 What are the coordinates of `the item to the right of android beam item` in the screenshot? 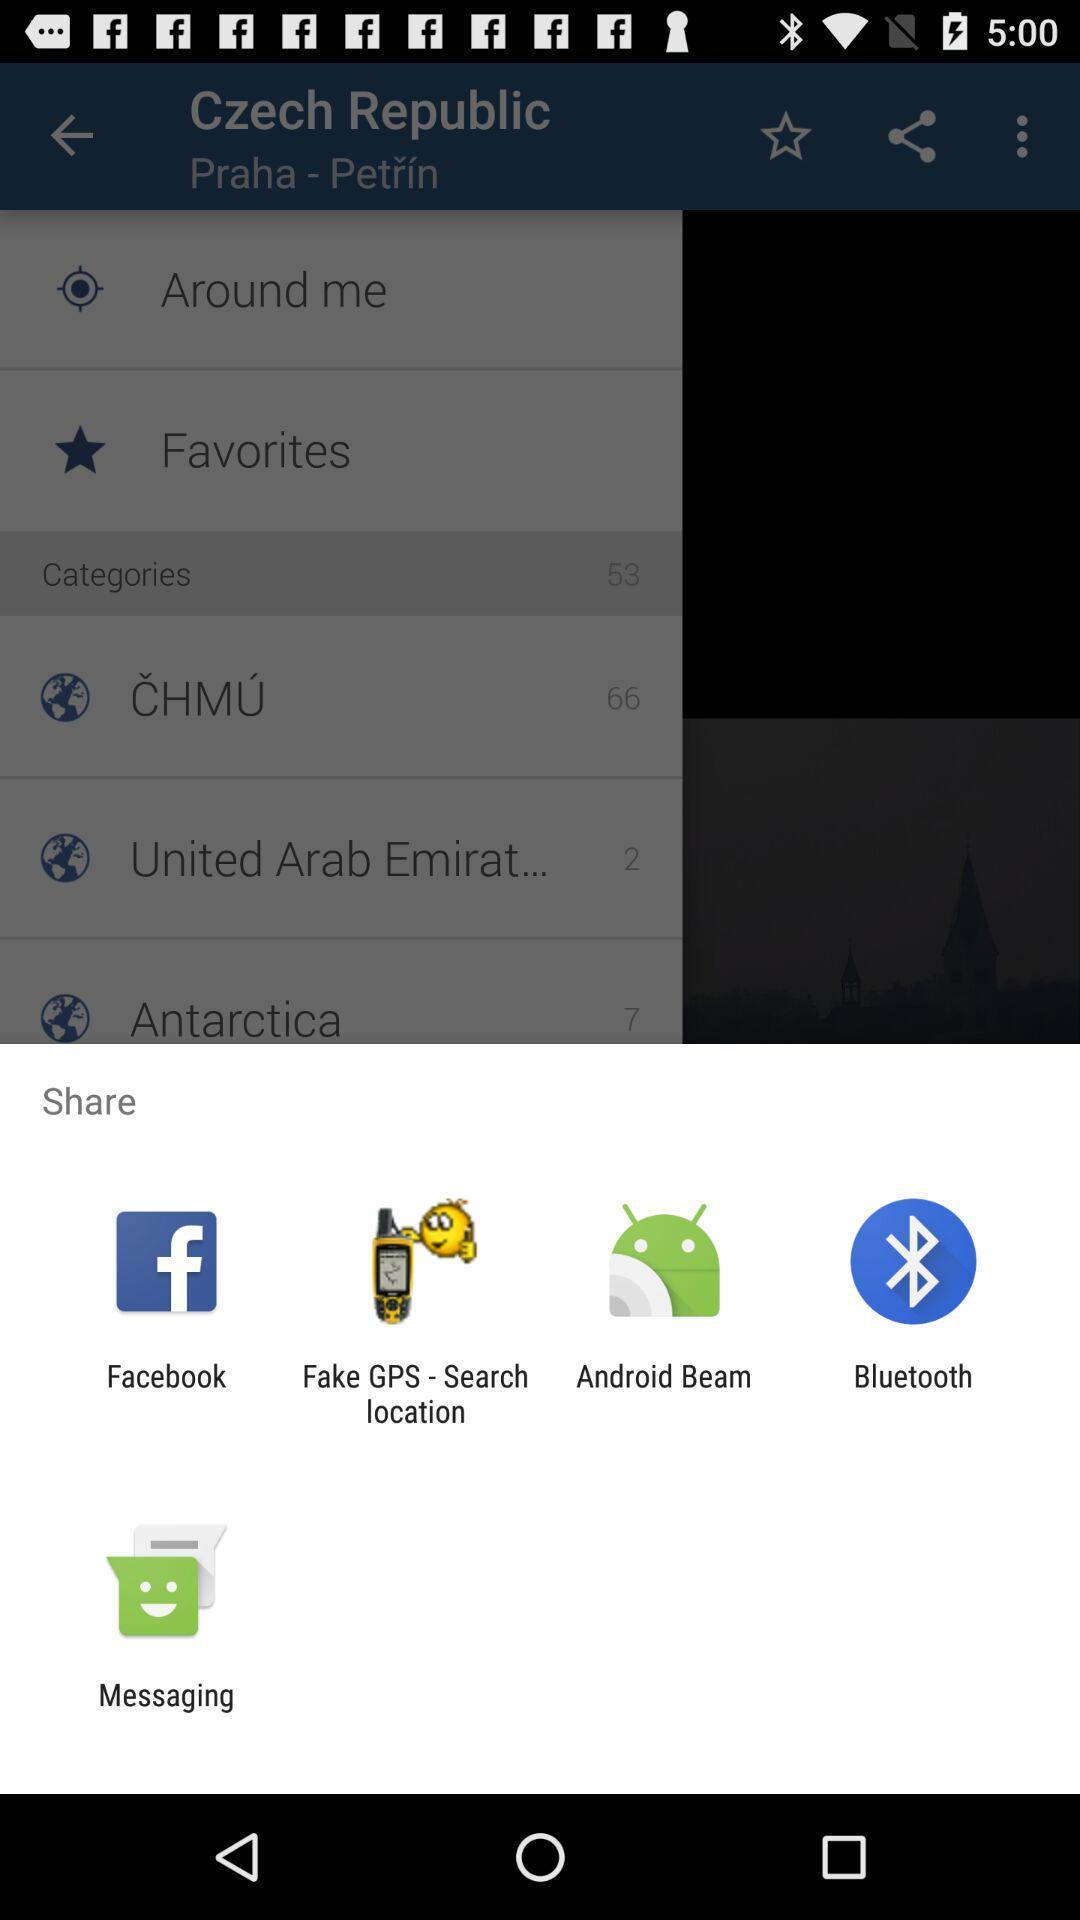 It's located at (913, 1392).